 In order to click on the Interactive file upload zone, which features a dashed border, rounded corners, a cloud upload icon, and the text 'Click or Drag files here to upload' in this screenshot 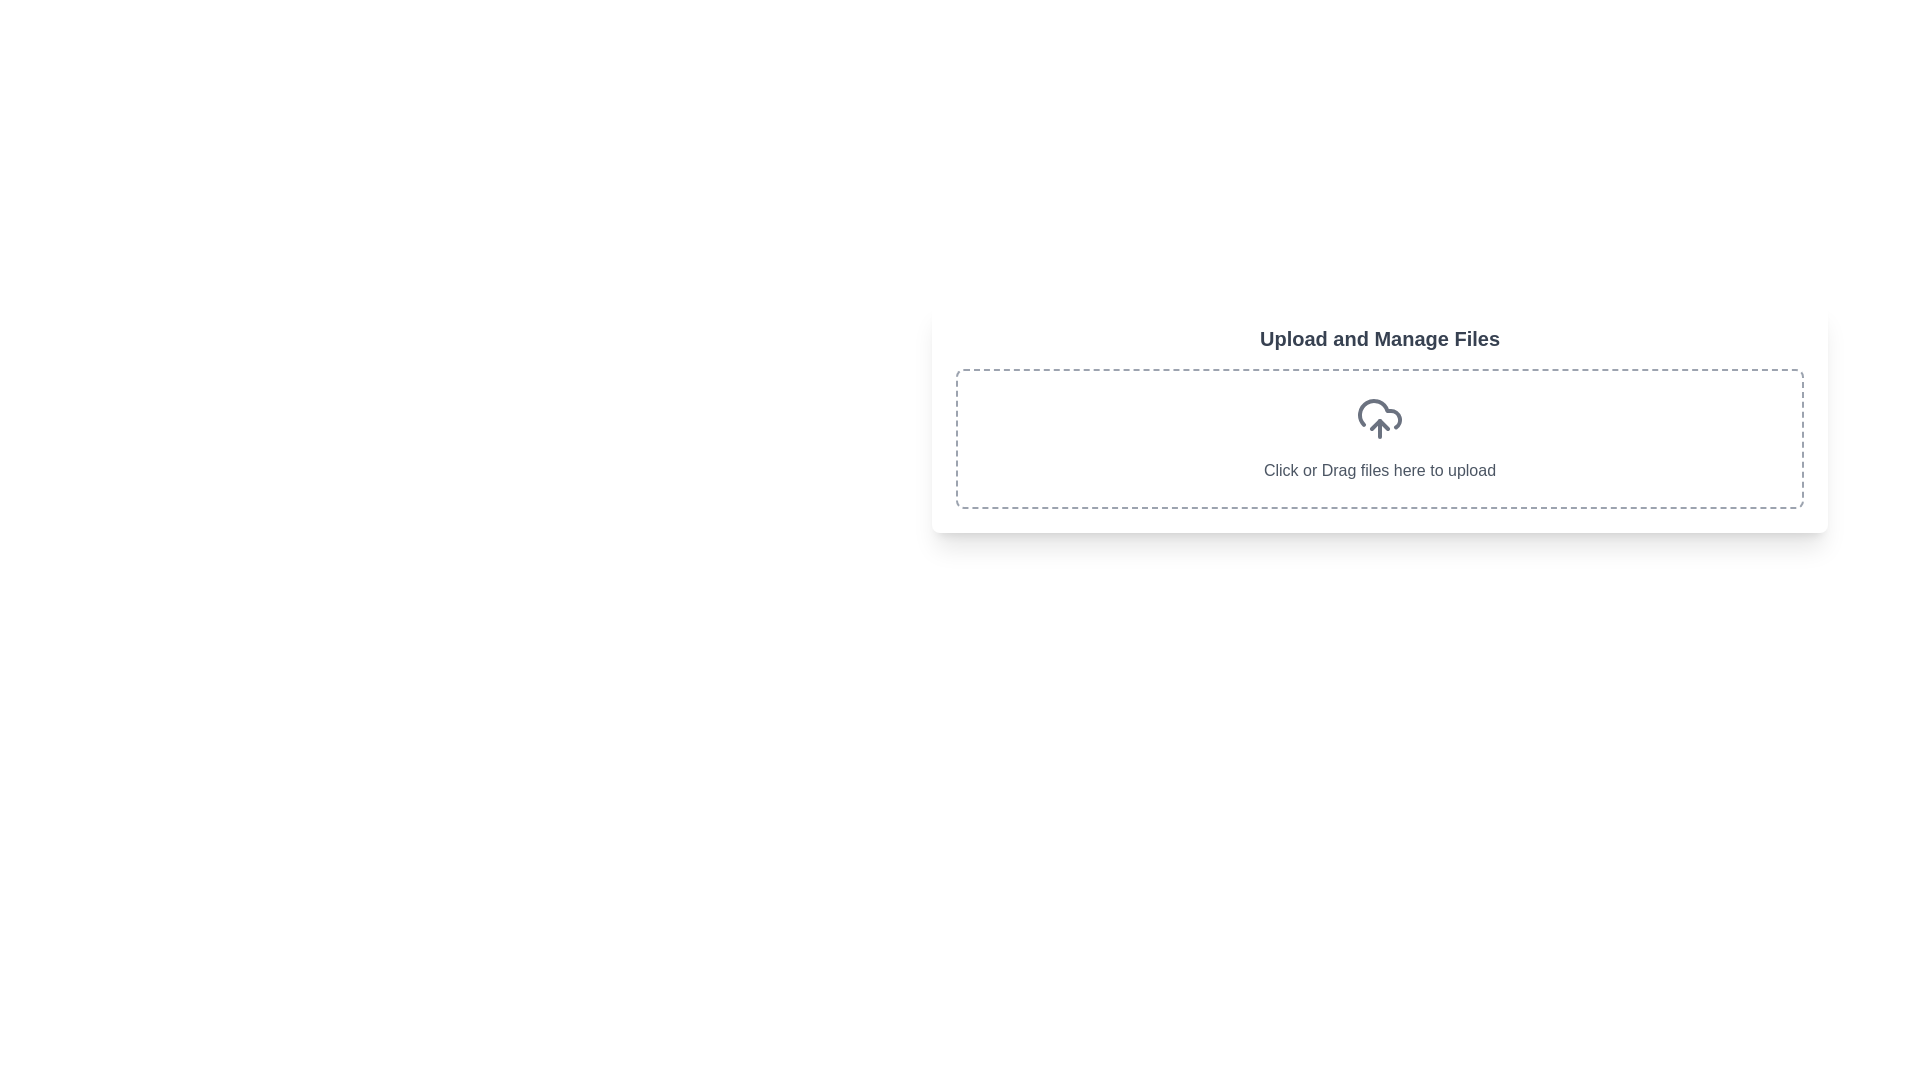, I will do `click(1379, 438)`.